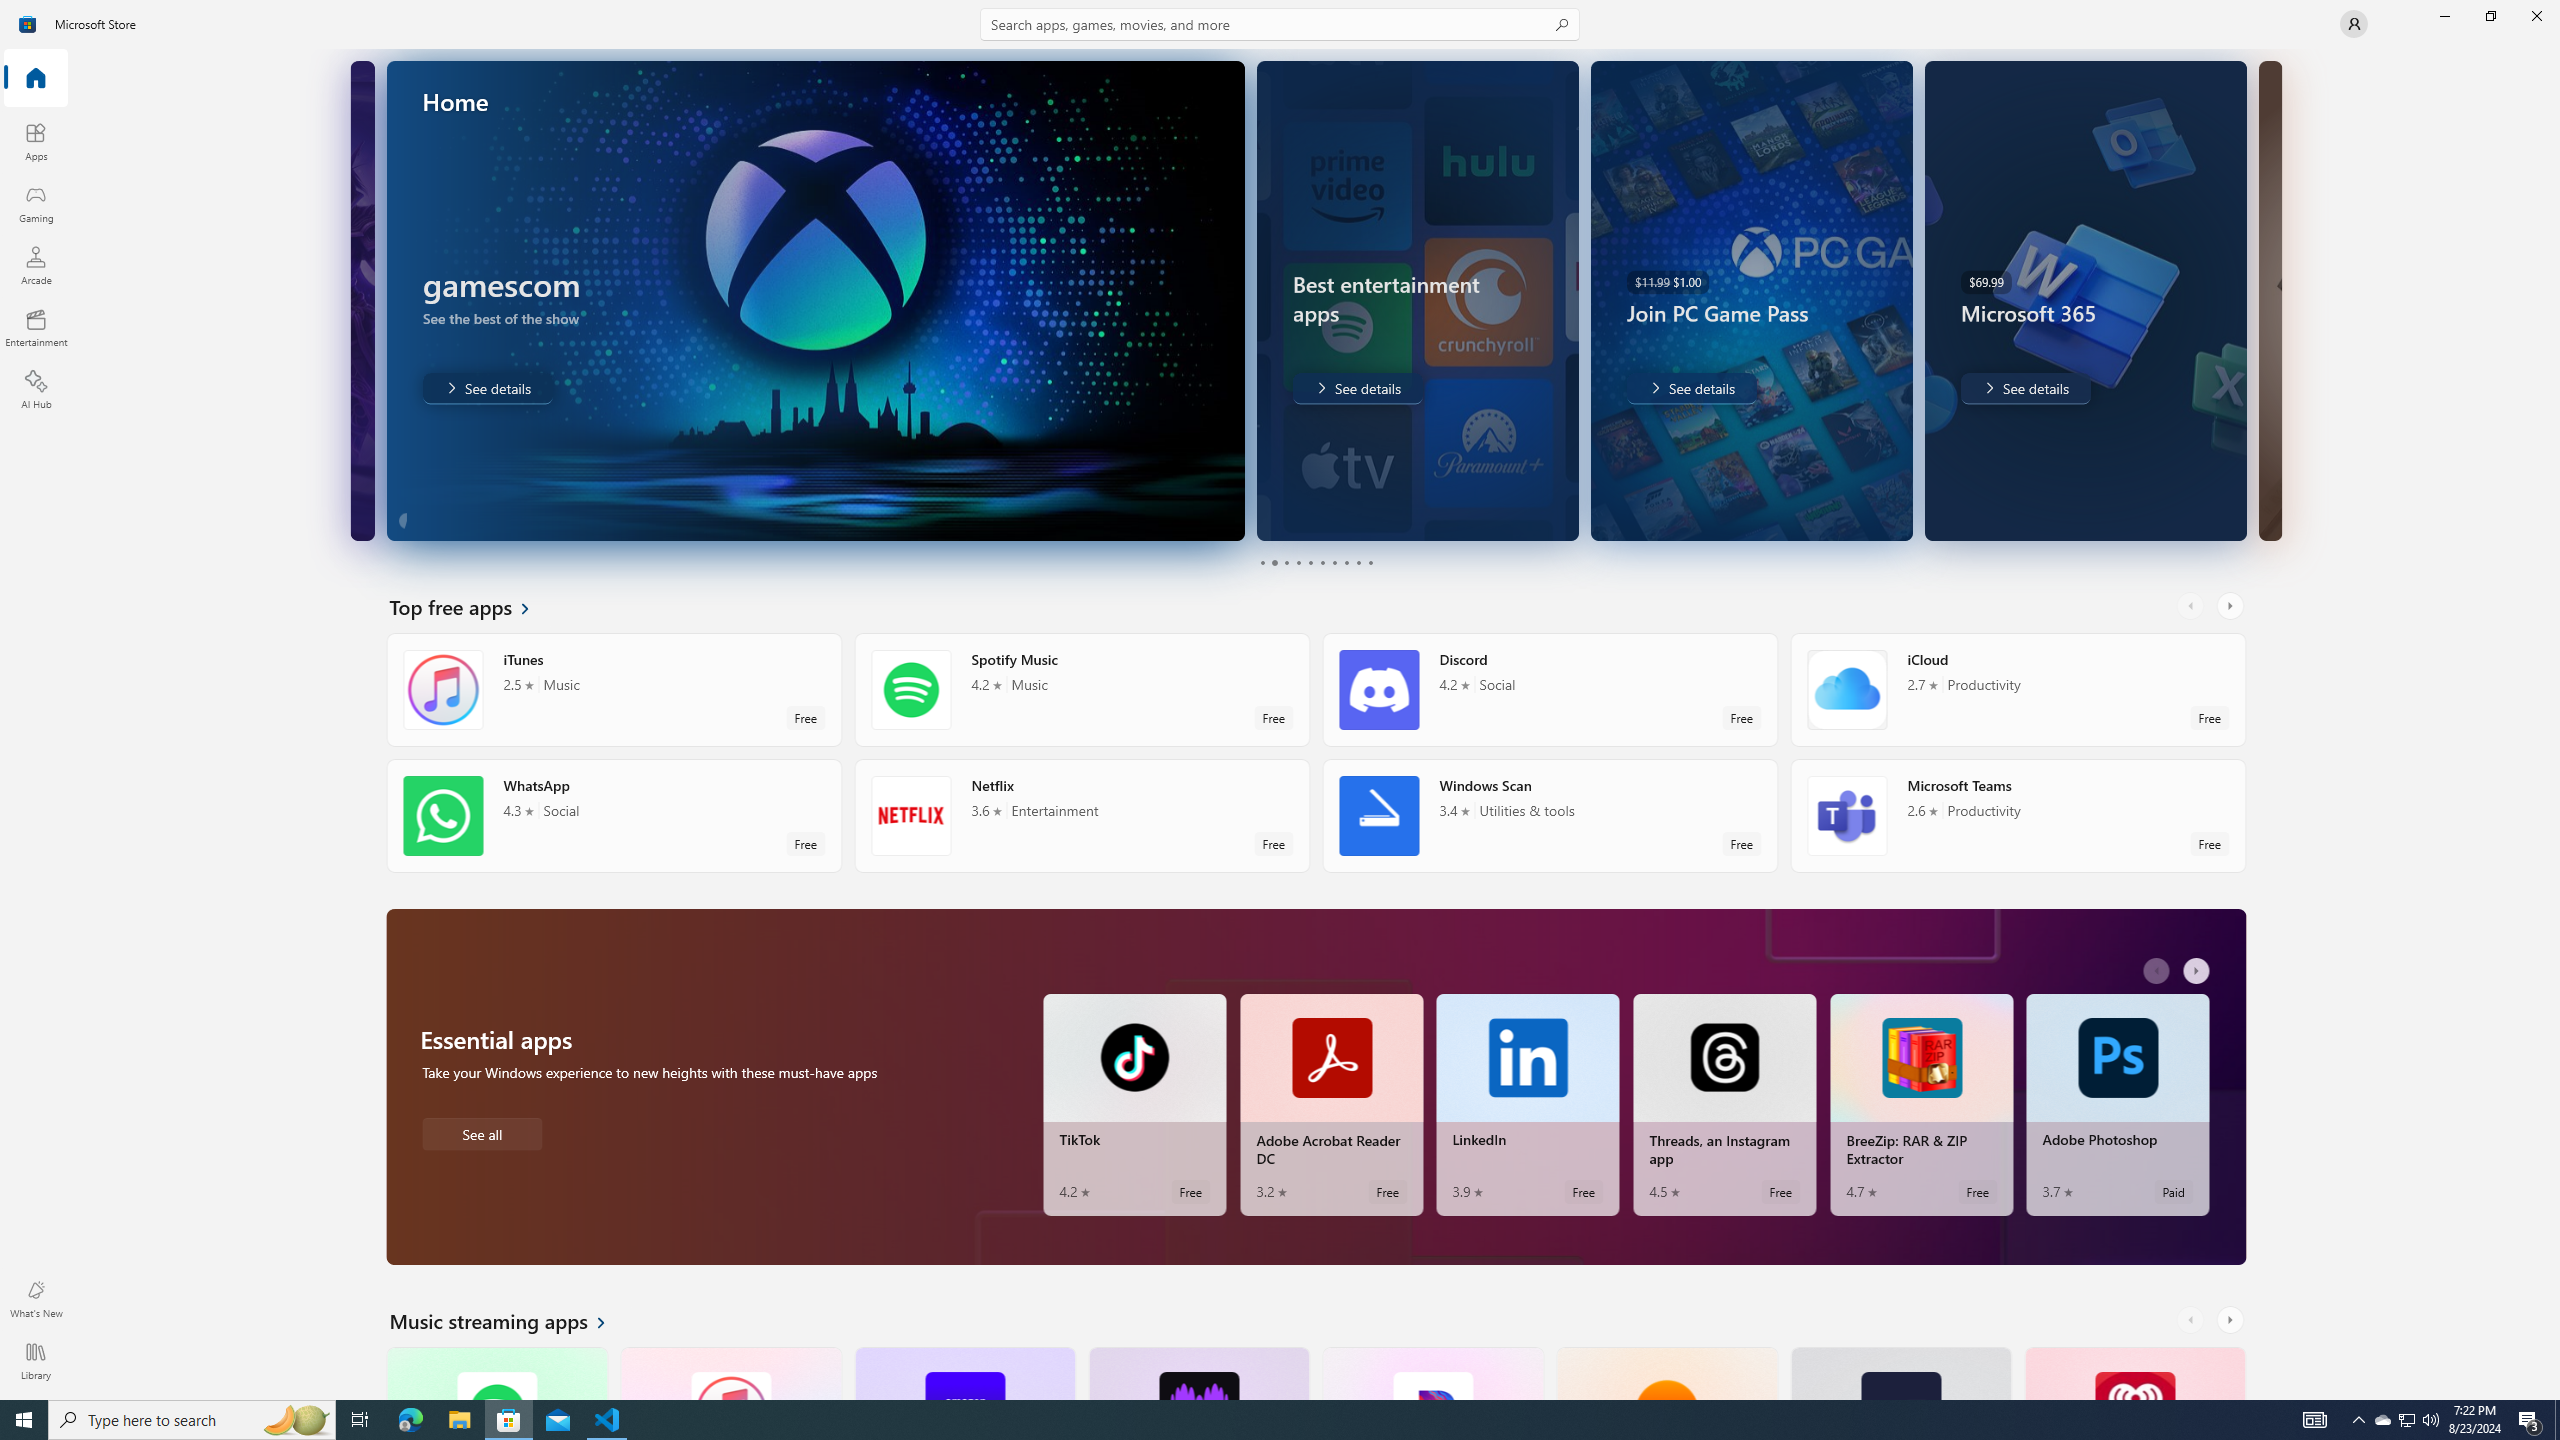 This screenshot has height=1440, width=2560. What do you see at coordinates (1345, 562) in the screenshot?
I see `'Page 8'` at bounding box center [1345, 562].